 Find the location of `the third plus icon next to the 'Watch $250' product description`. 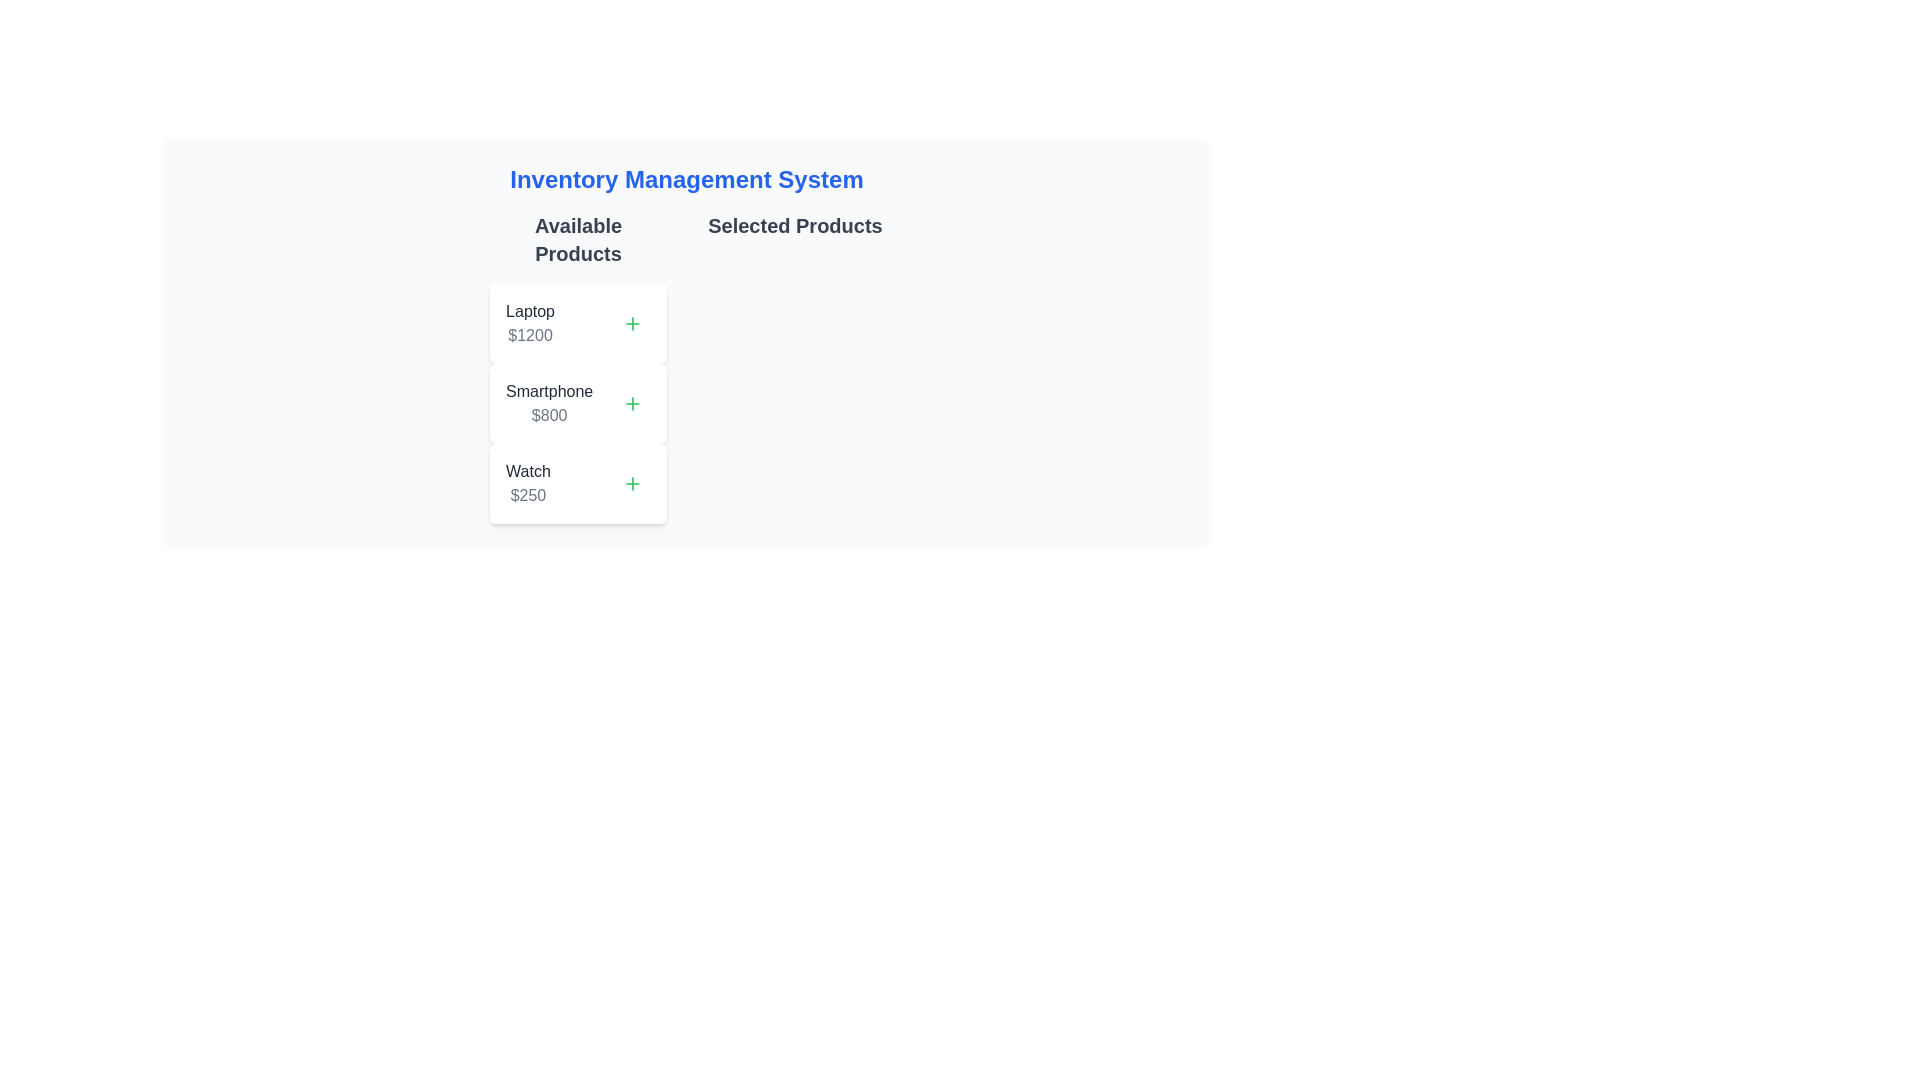

the third plus icon next to the 'Watch $250' product description is located at coordinates (632, 483).